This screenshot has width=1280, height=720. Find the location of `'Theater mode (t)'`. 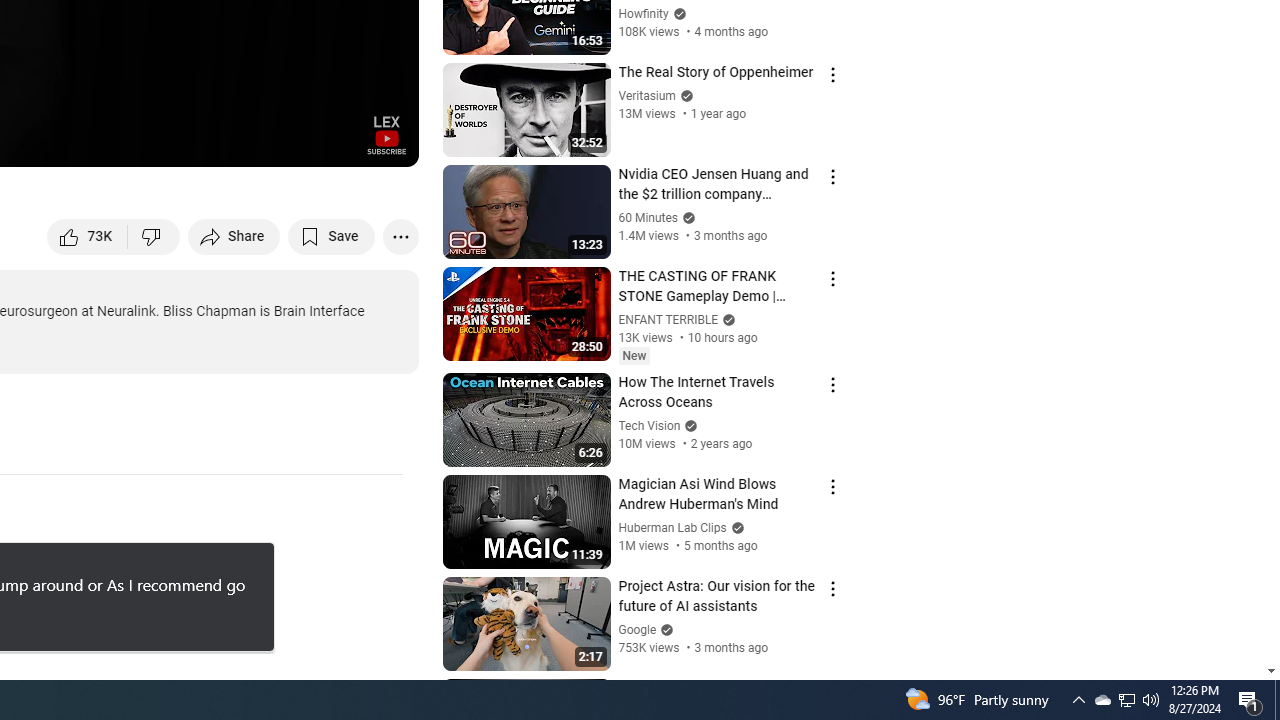

'Theater mode (t)' is located at coordinates (334, 141).